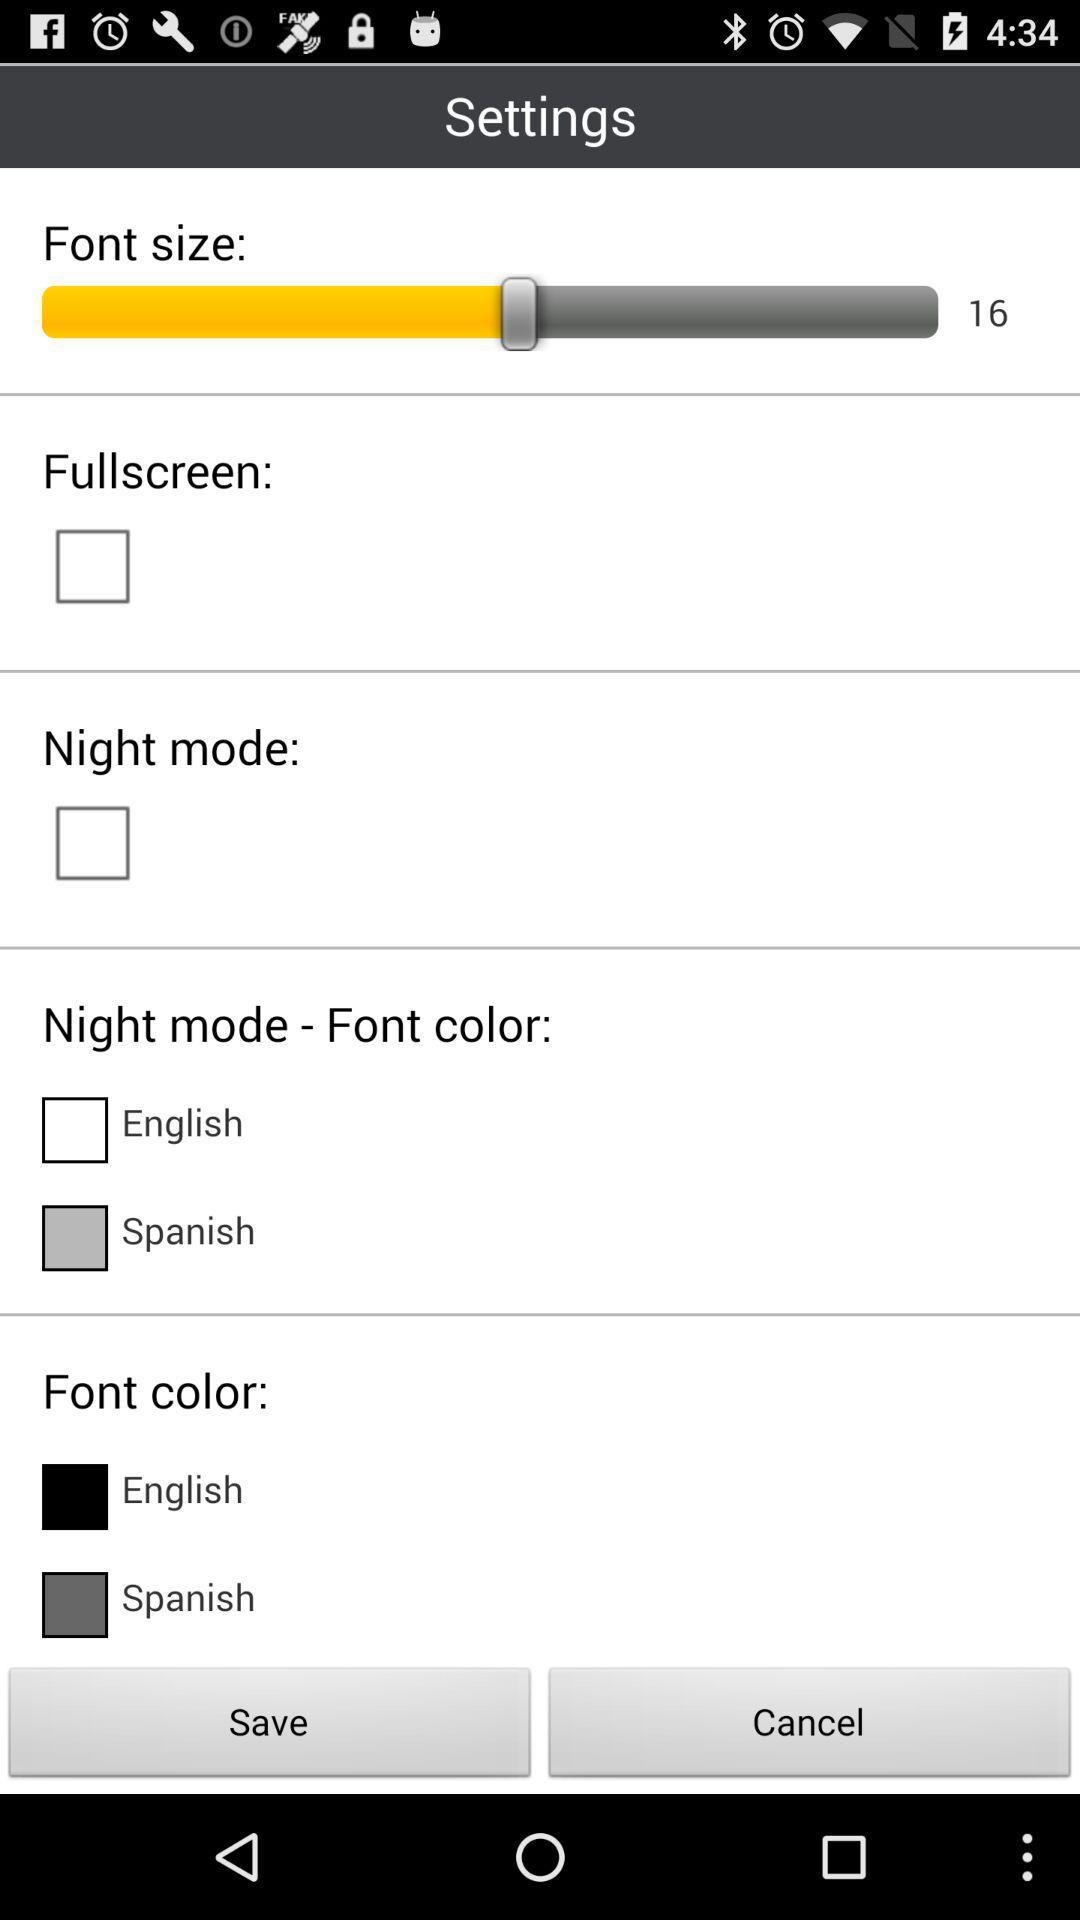  I want to click on check box beside english in font color, so click(73, 1497).